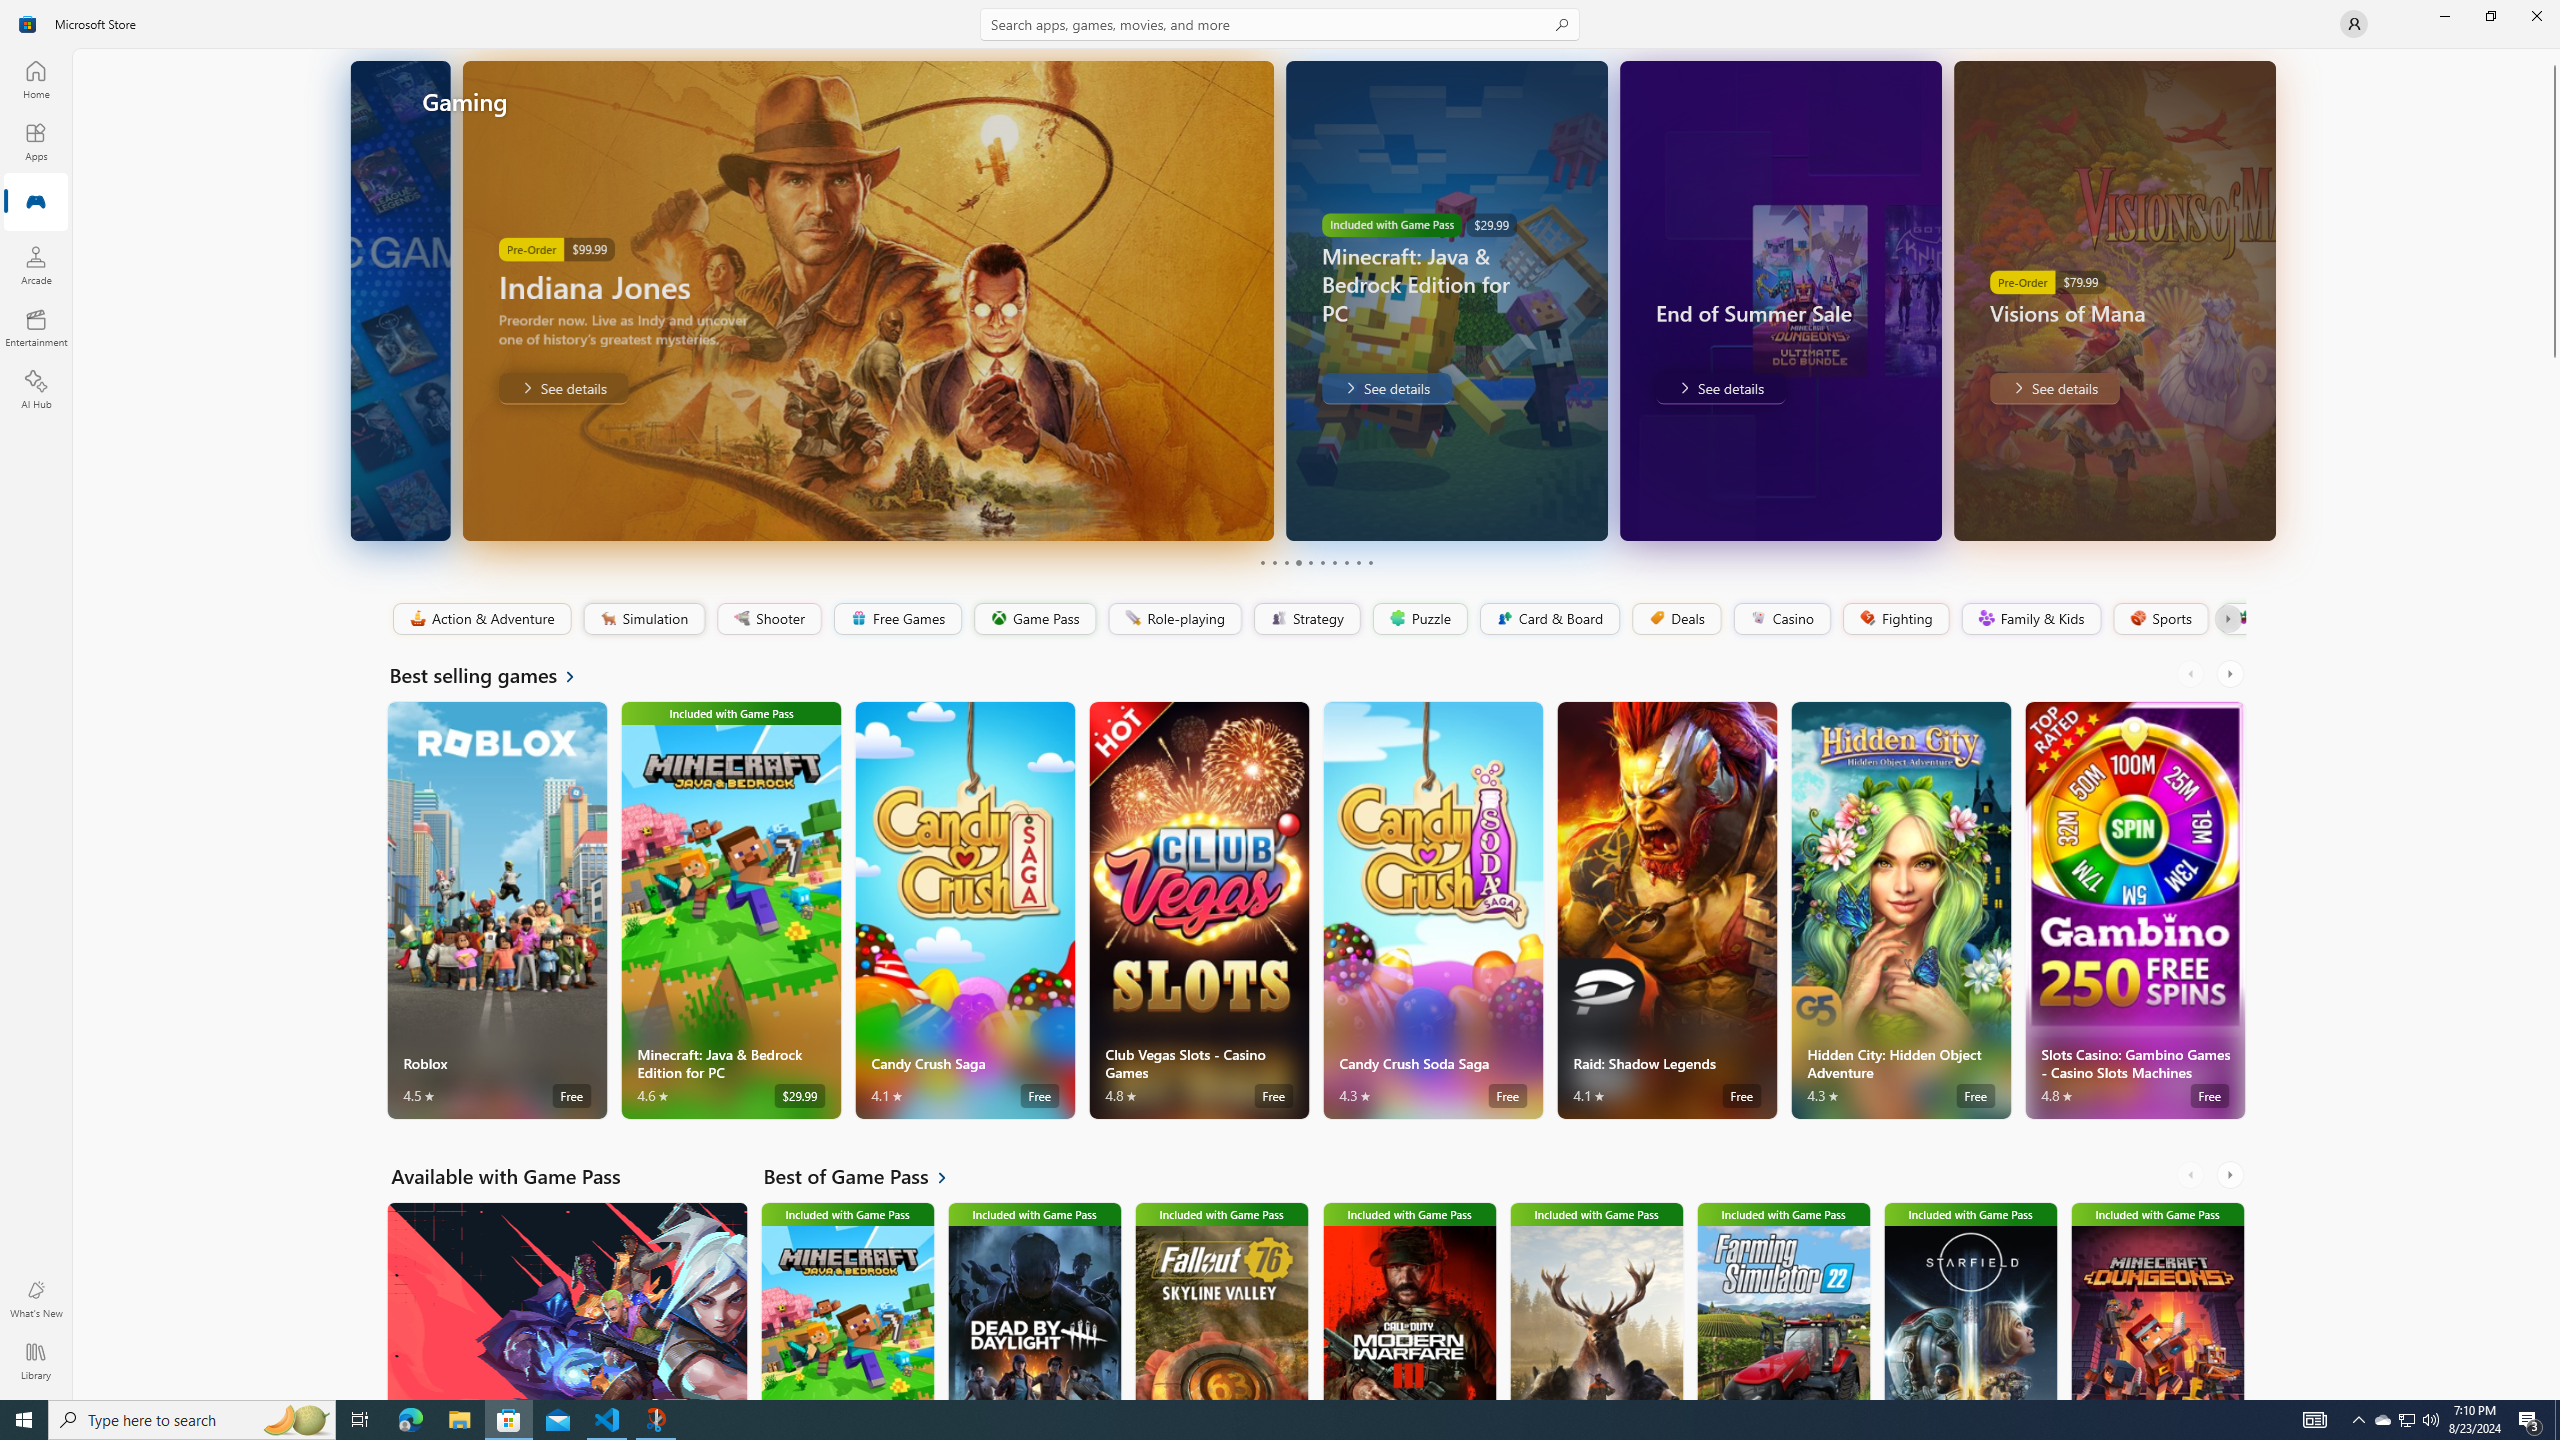 The image size is (2560, 1440). Describe the element at coordinates (481, 618) in the screenshot. I see `'Action & Adventure'` at that location.